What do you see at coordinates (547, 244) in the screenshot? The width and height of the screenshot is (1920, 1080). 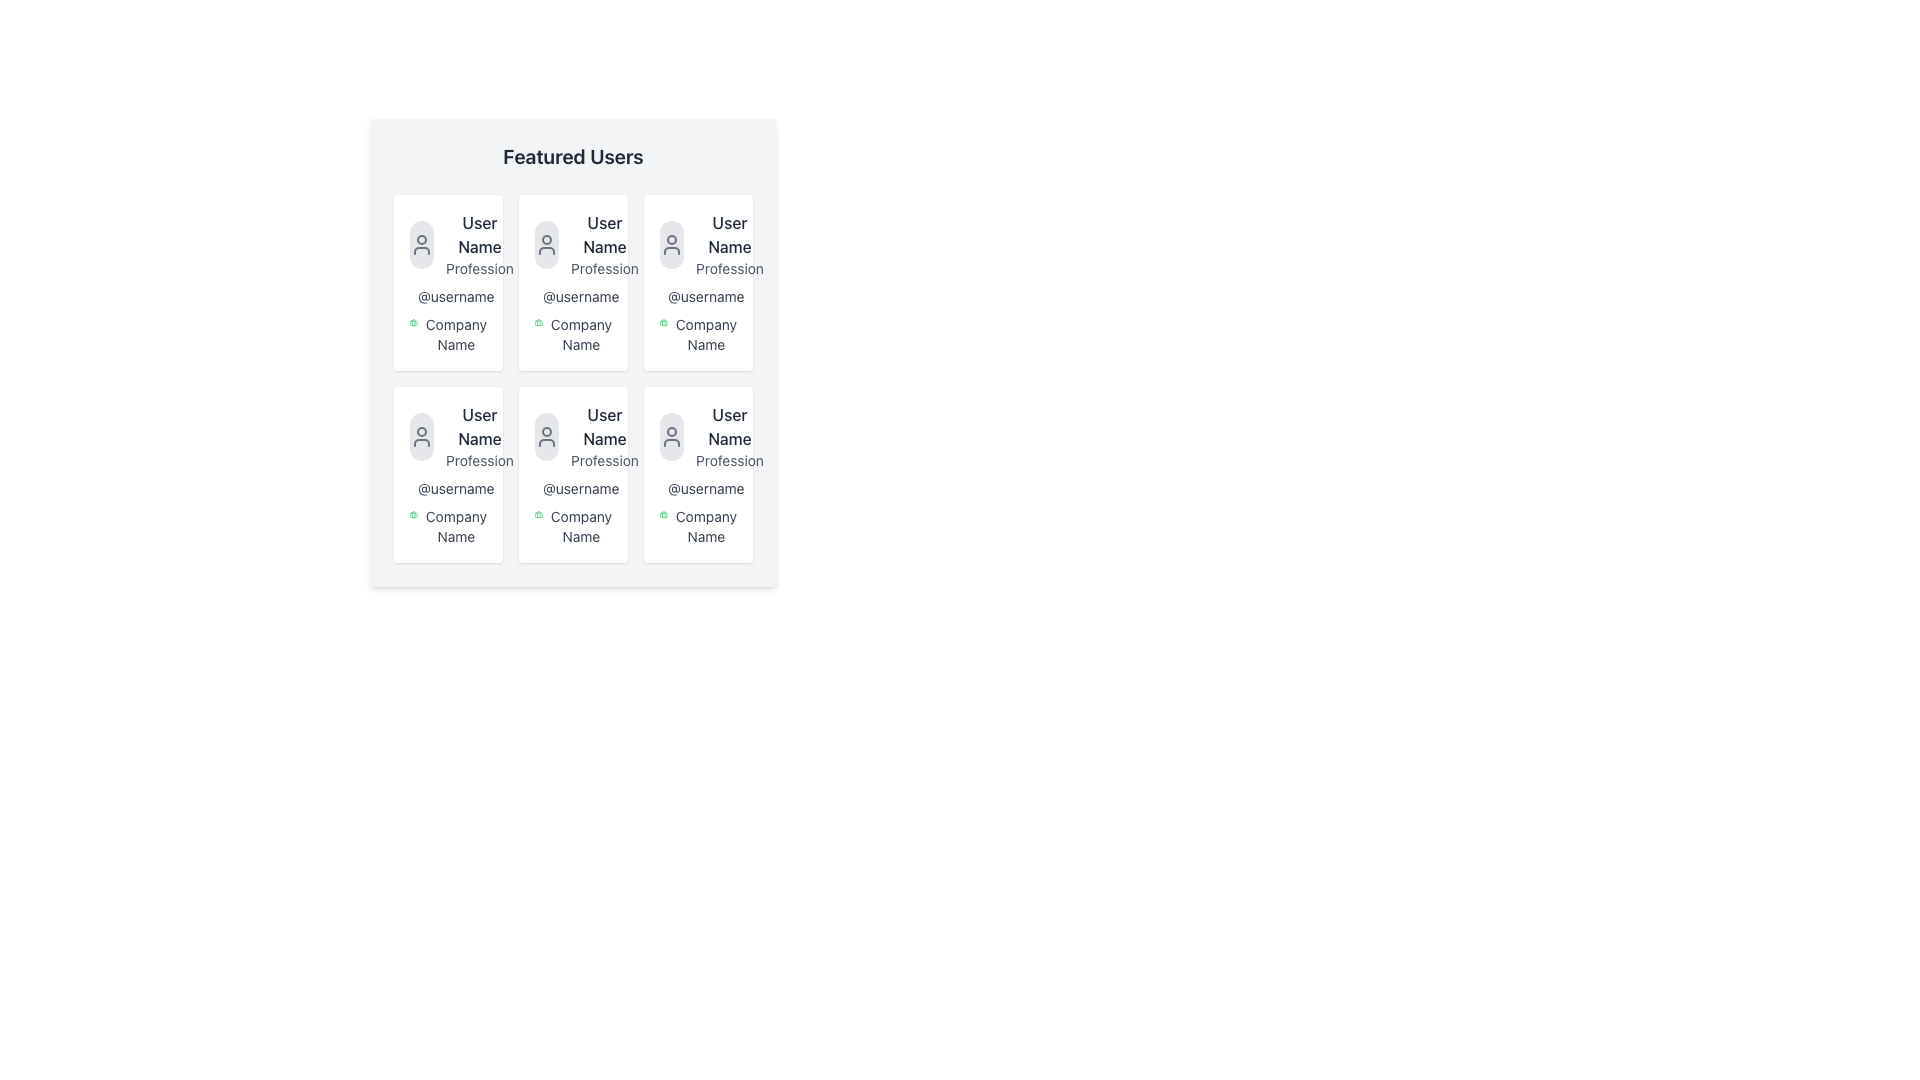 I see `the circular Profile Placeholder element which has a gray background and a user-like icon centered within it` at bounding box center [547, 244].